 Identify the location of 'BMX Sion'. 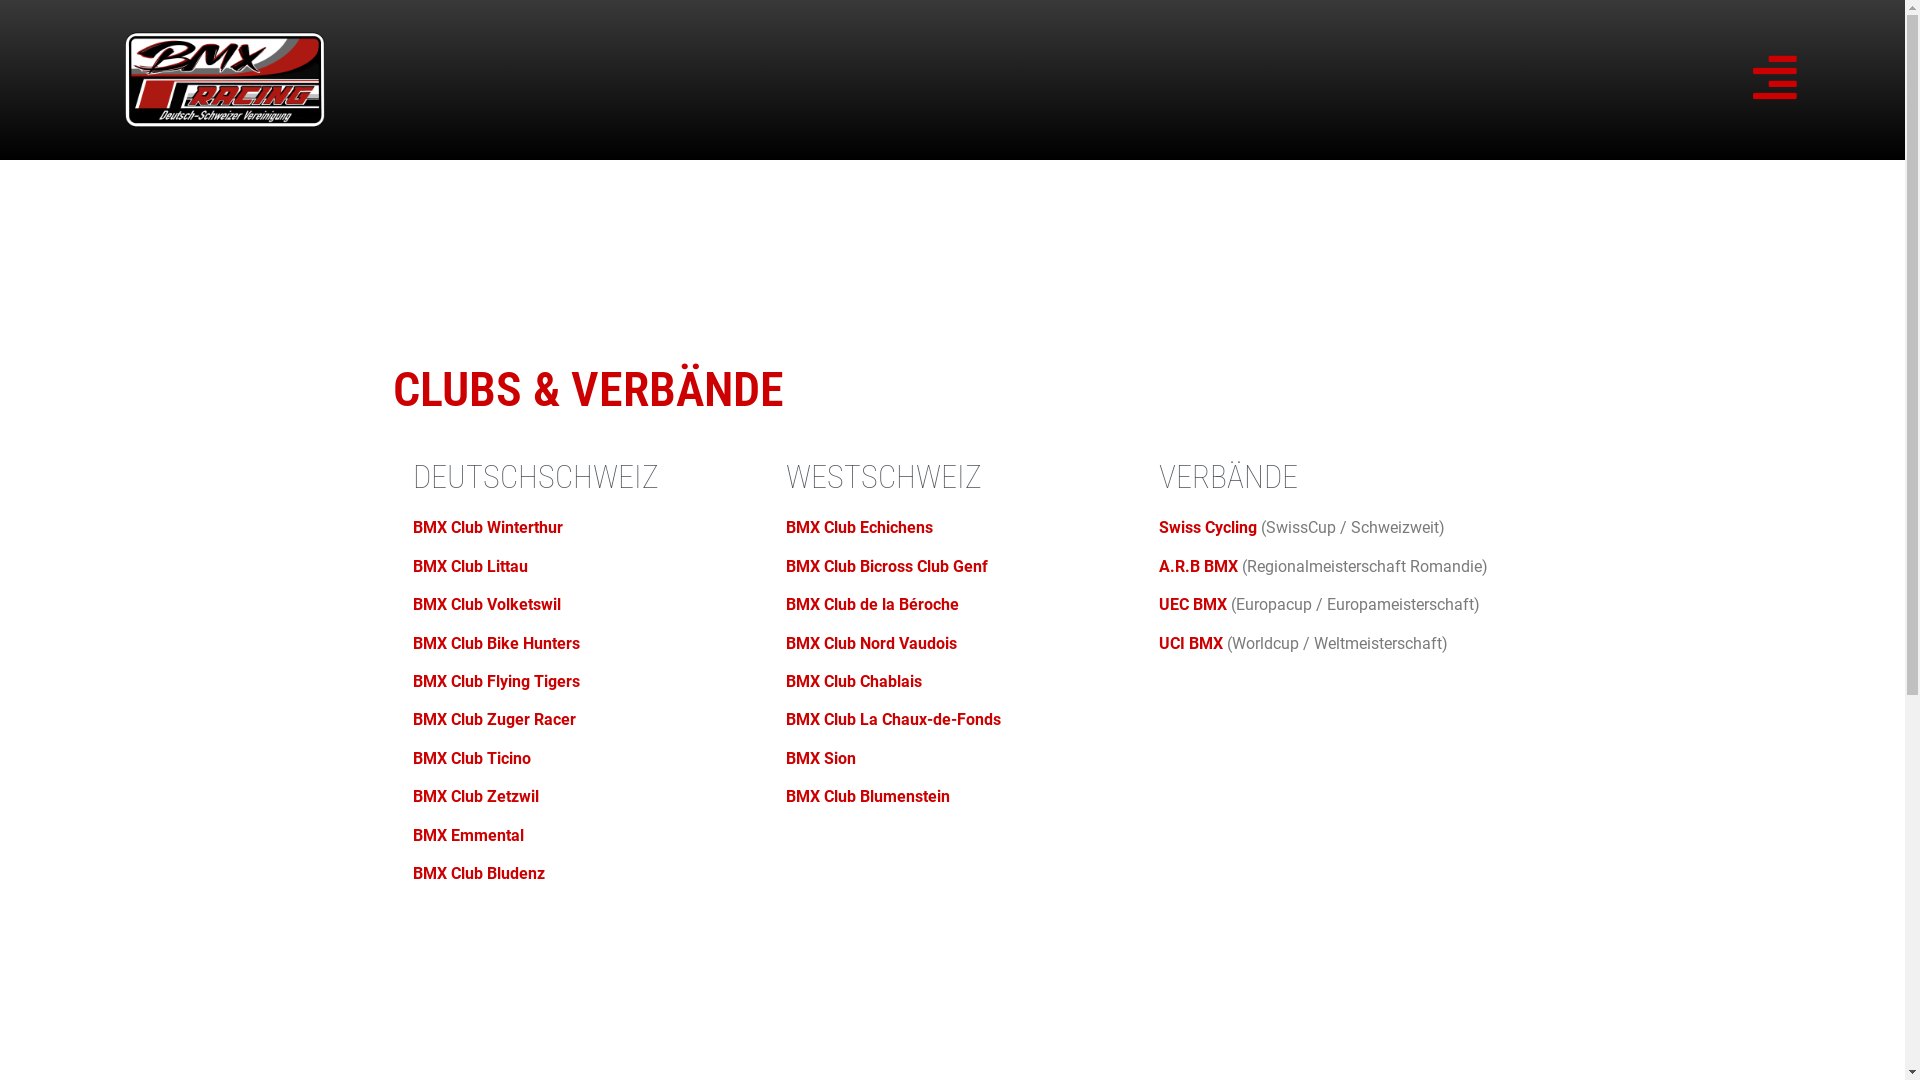
(820, 758).